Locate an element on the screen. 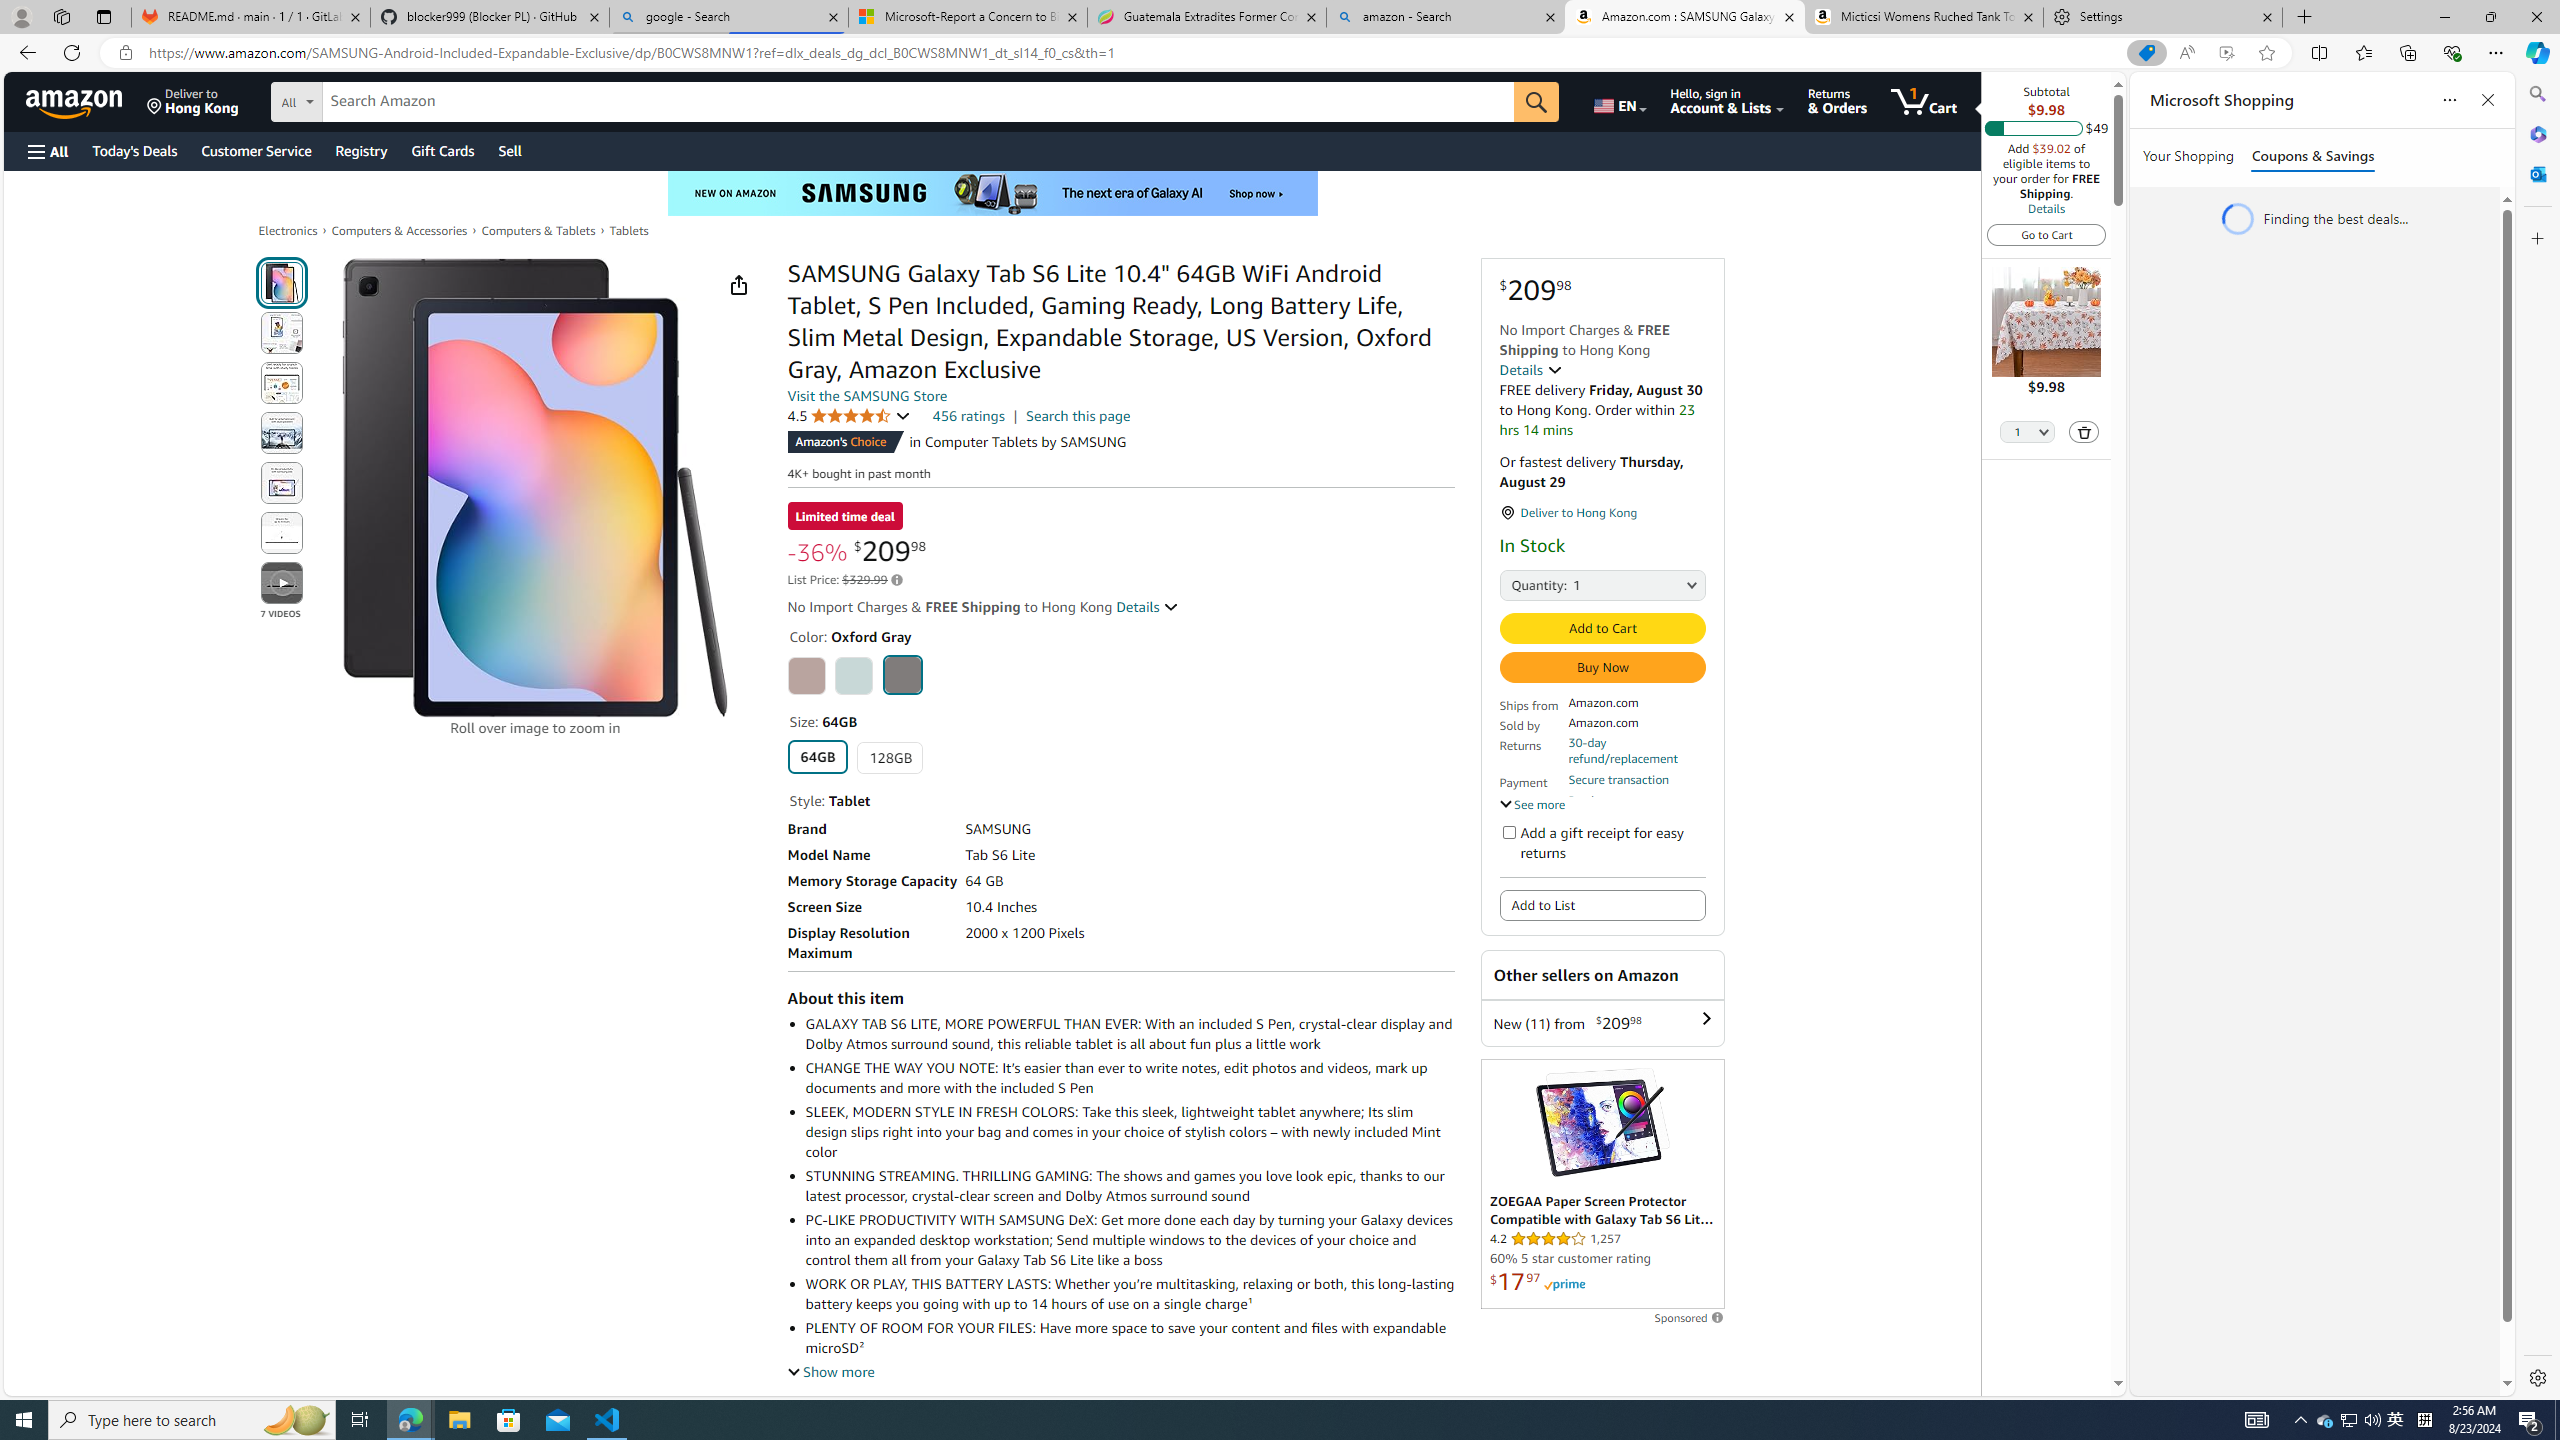  'Galaxy AI is here' is located at coordinates (992, 192).